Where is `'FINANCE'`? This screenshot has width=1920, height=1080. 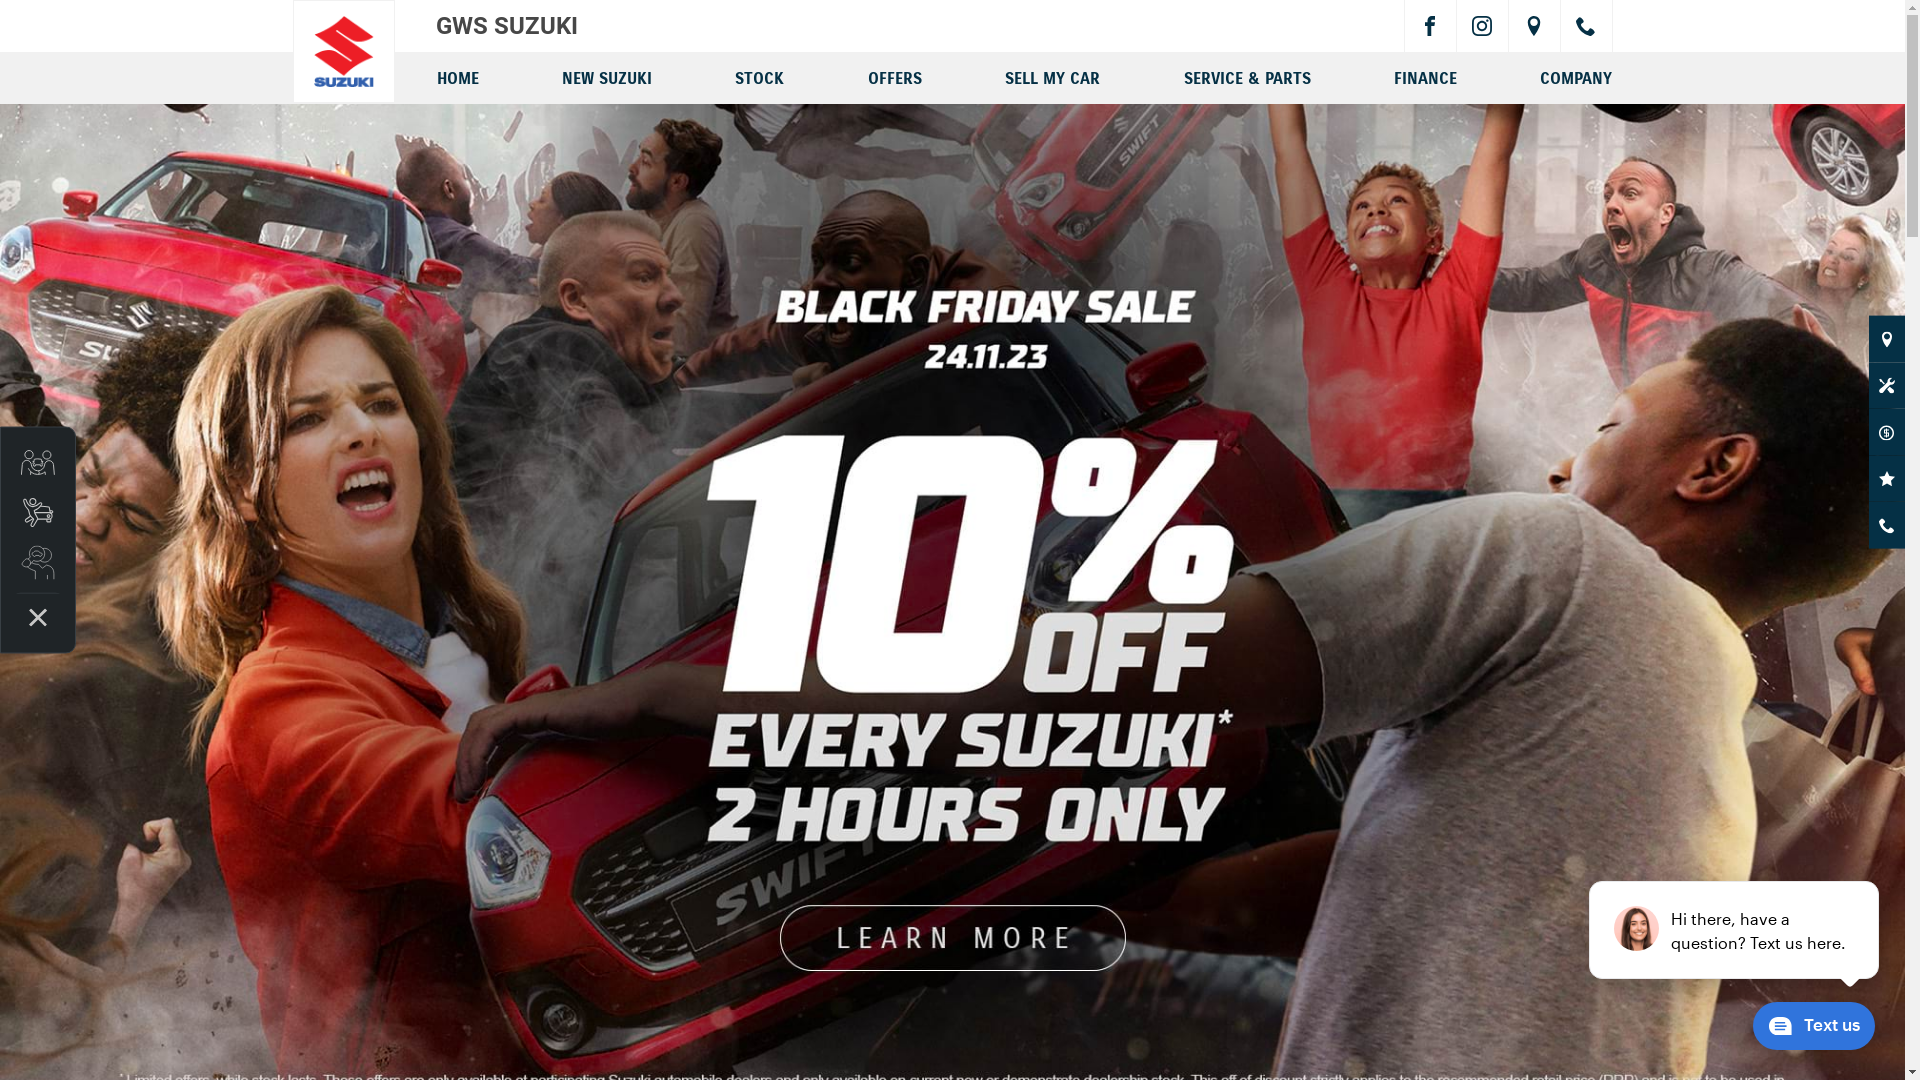
'FINANCE' is located at coordinates (1424, 76).